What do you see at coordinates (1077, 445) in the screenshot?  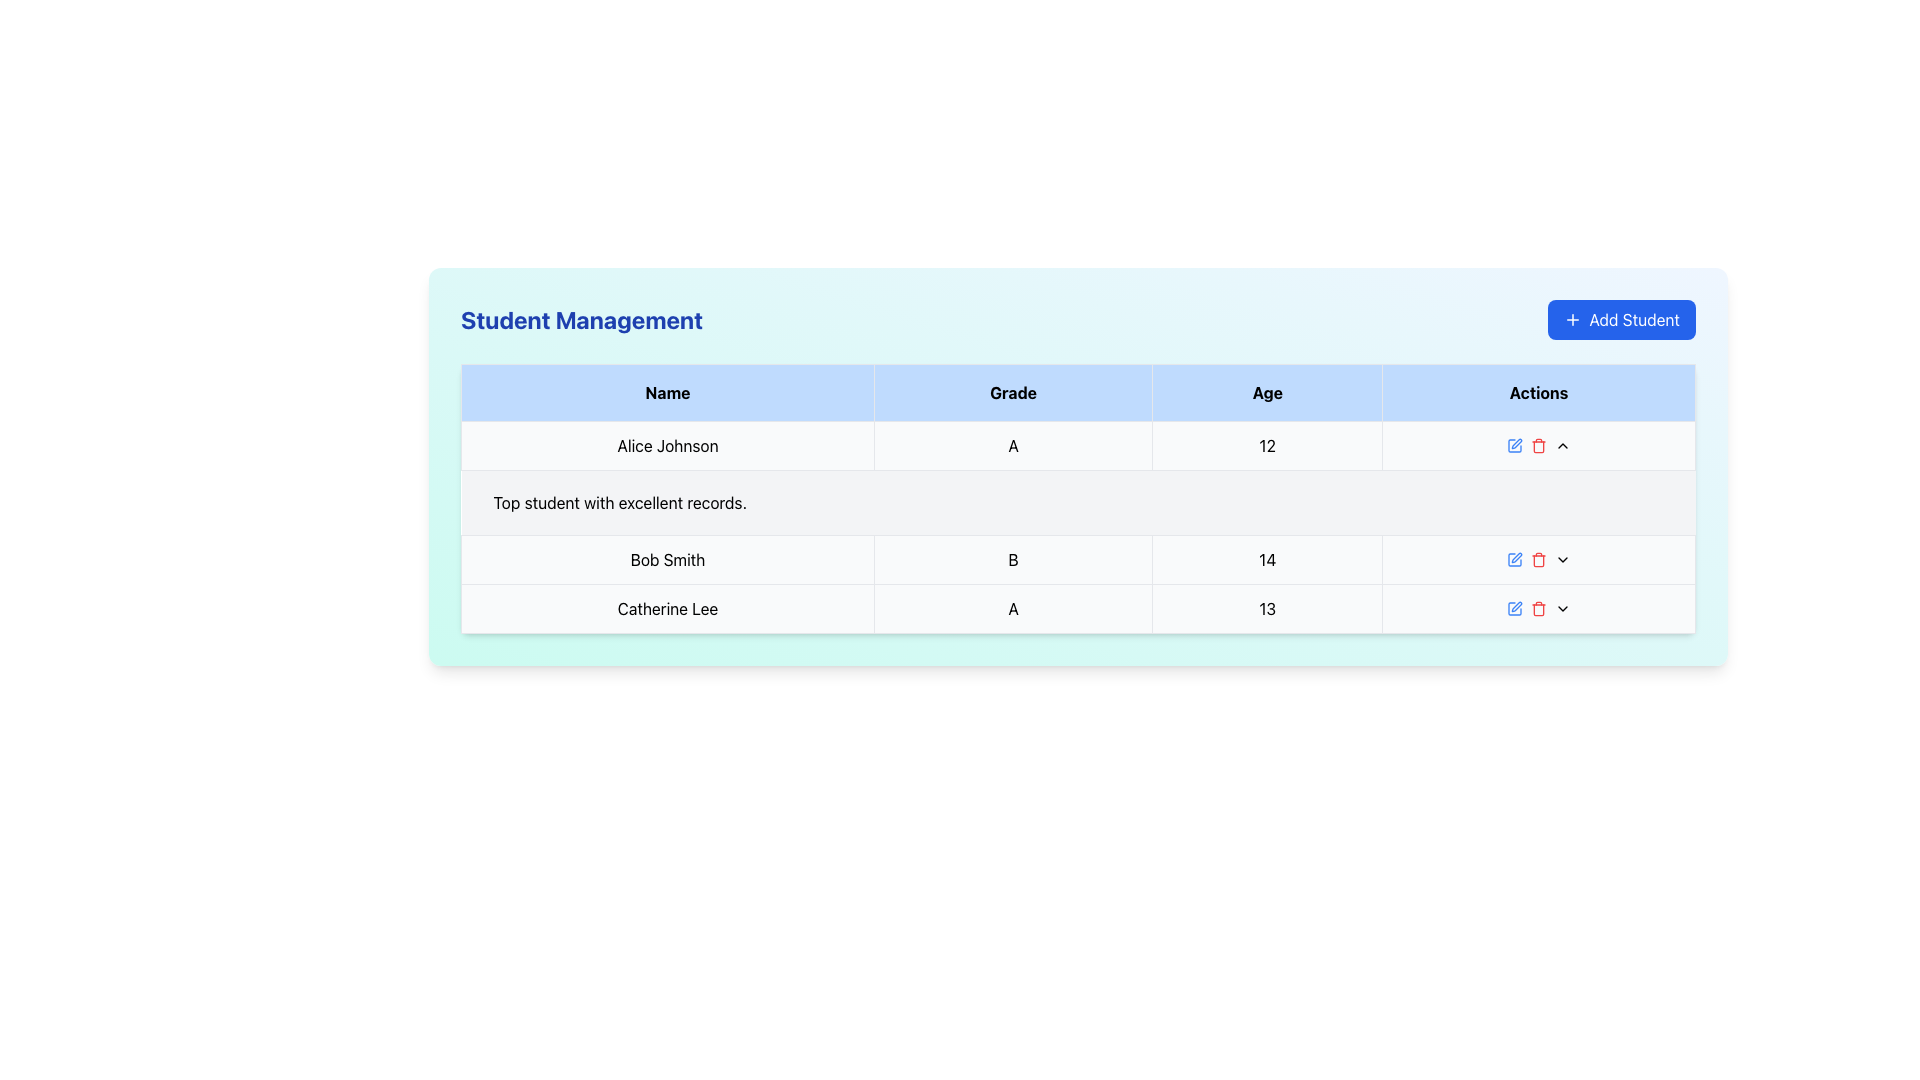 I see `the first row of the student management table containing the name 'Alice Johnson', the letter 'A', the number '12', and action icons` at bounding box center [1077, 445].